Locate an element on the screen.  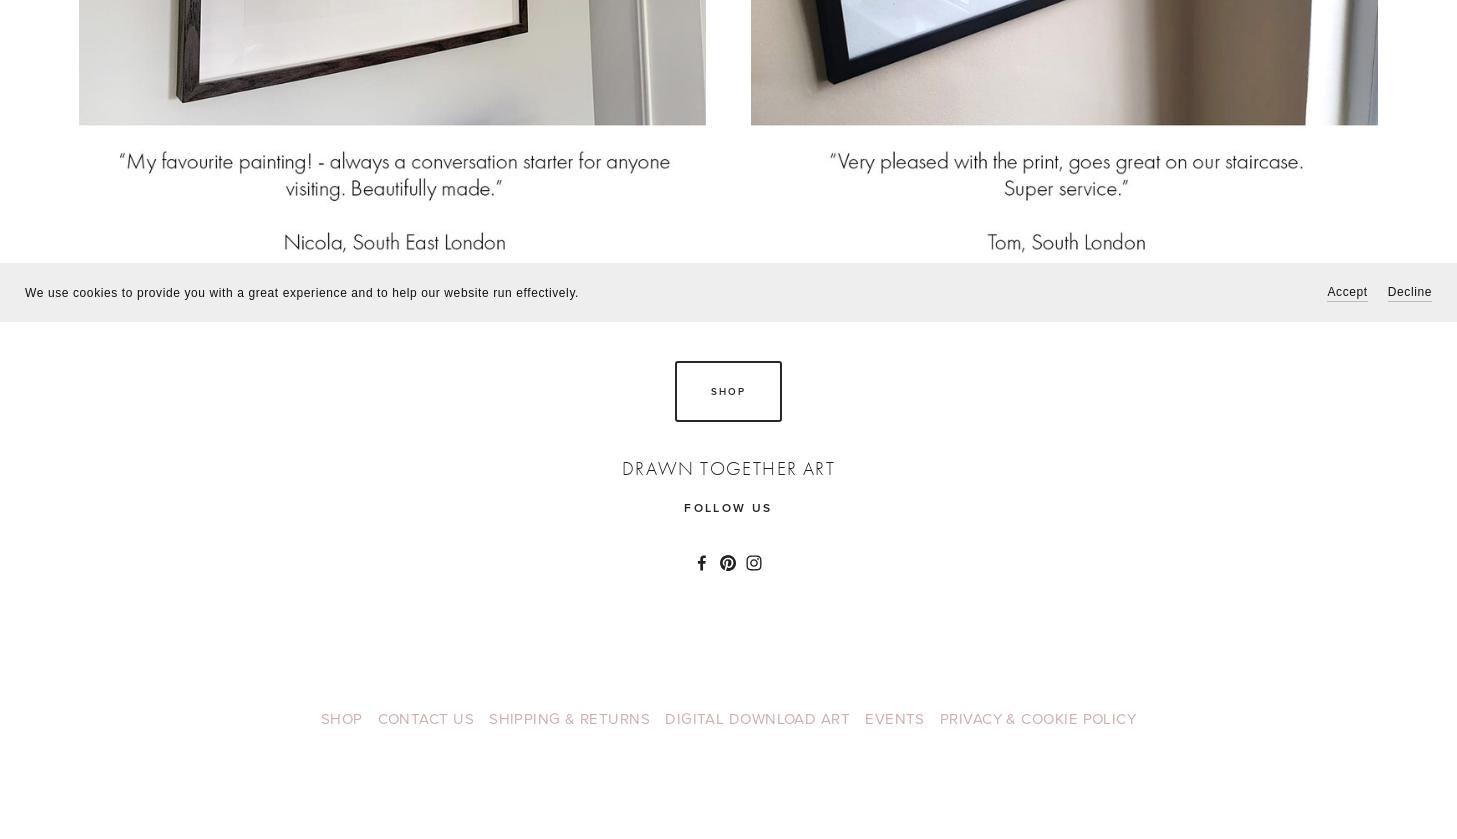
'Digital Download Art' is located at coordinates (757, 717).